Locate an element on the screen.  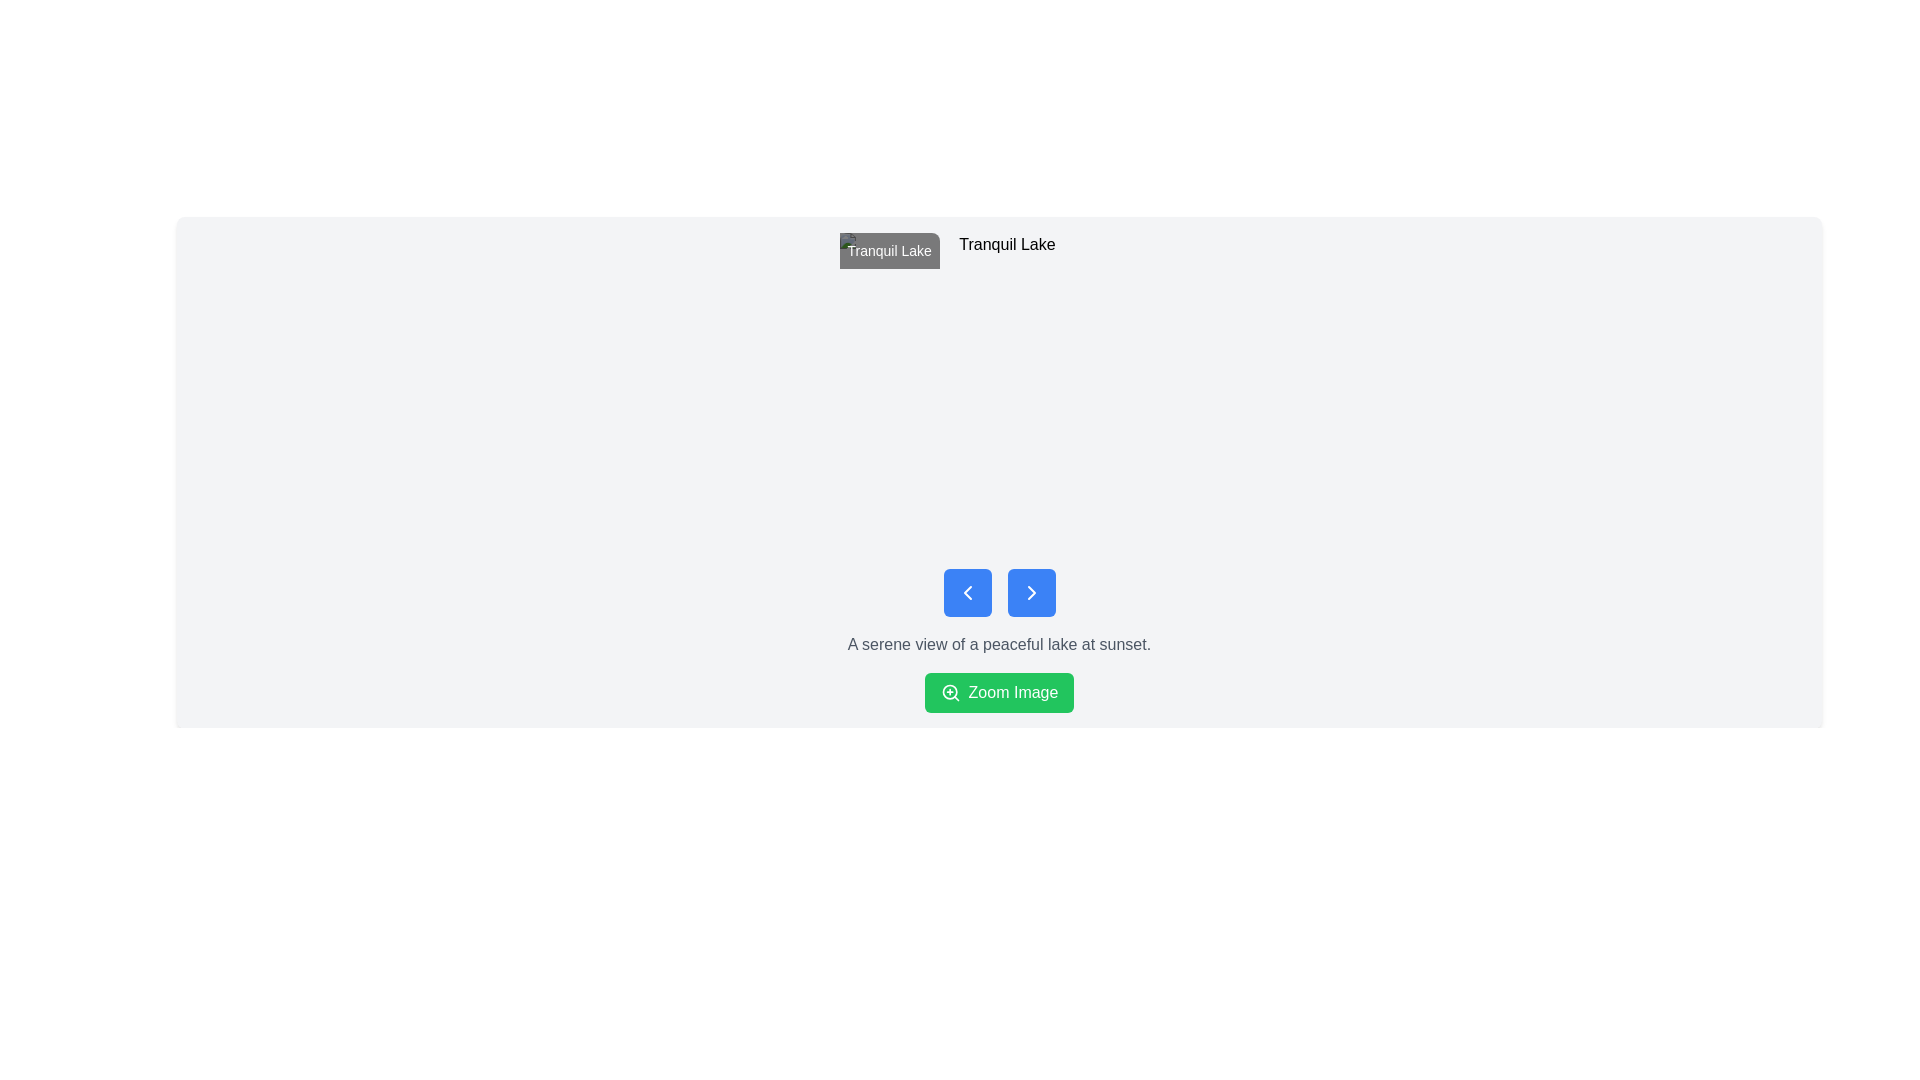
the 'Zoom Image' button, which contains text indicating its function and is located in the center-bottom section of the interface, to zoom an image is located at coordinates (1013, 692).